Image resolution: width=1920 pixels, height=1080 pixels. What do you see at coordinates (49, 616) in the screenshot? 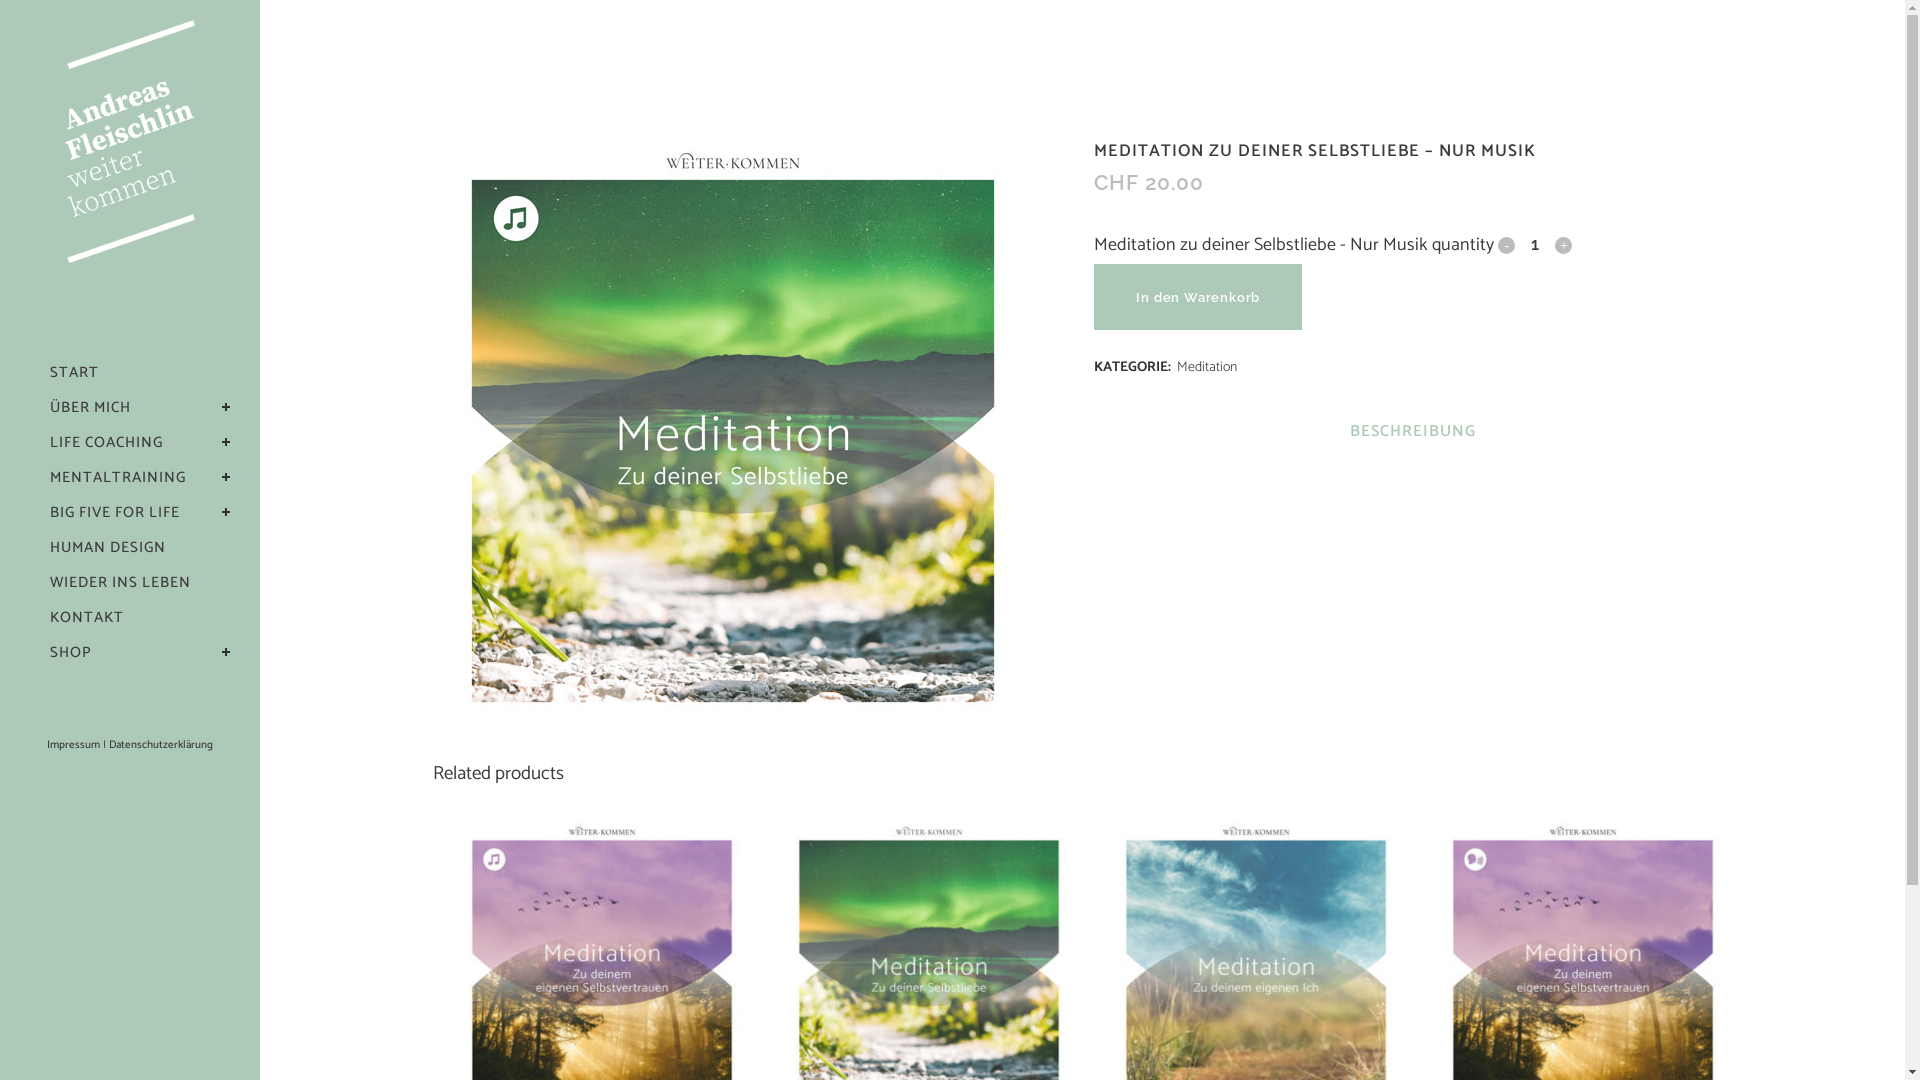
I see `'KONTAKT'` at bounding box center [49, 616].